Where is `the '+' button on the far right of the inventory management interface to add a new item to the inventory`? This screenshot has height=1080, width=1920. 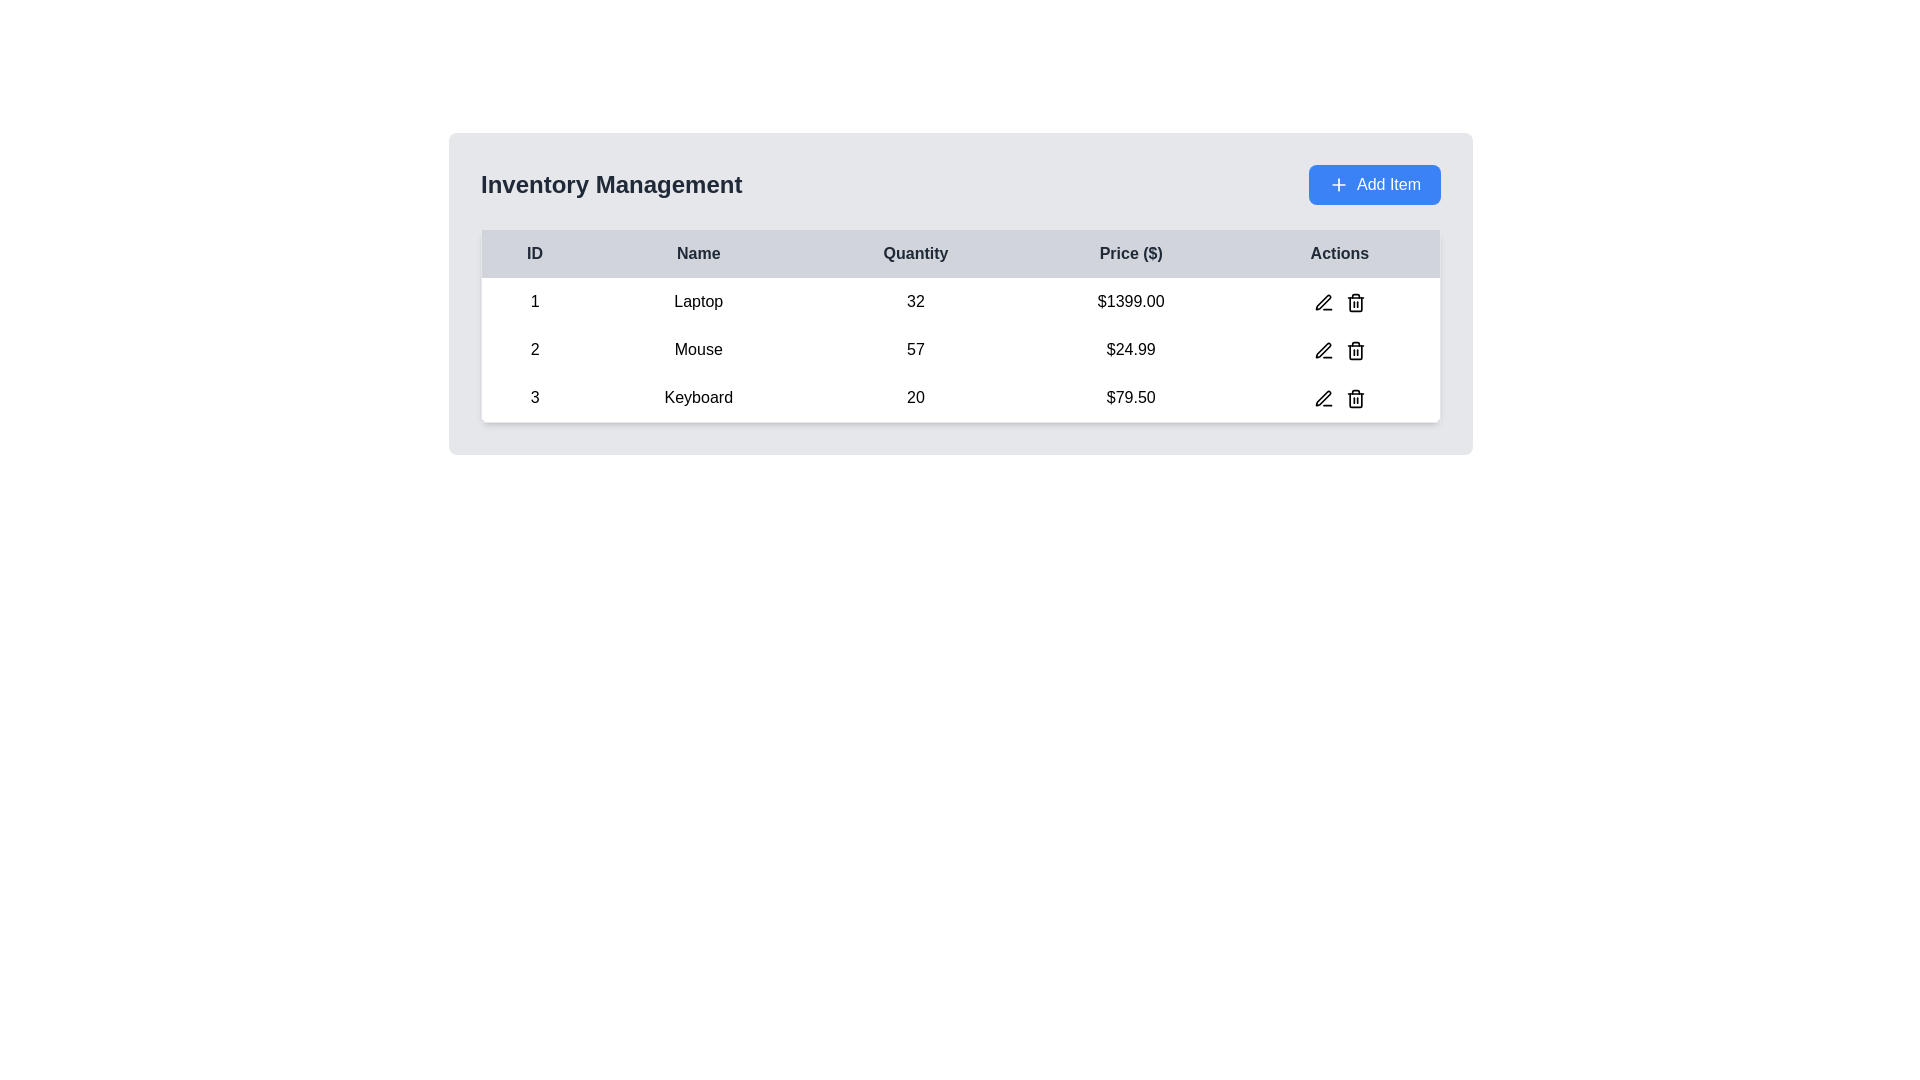 the '+' button on the far right of the inventory management interface to add a new item to the inventory is located at coordinates (1373, 185).